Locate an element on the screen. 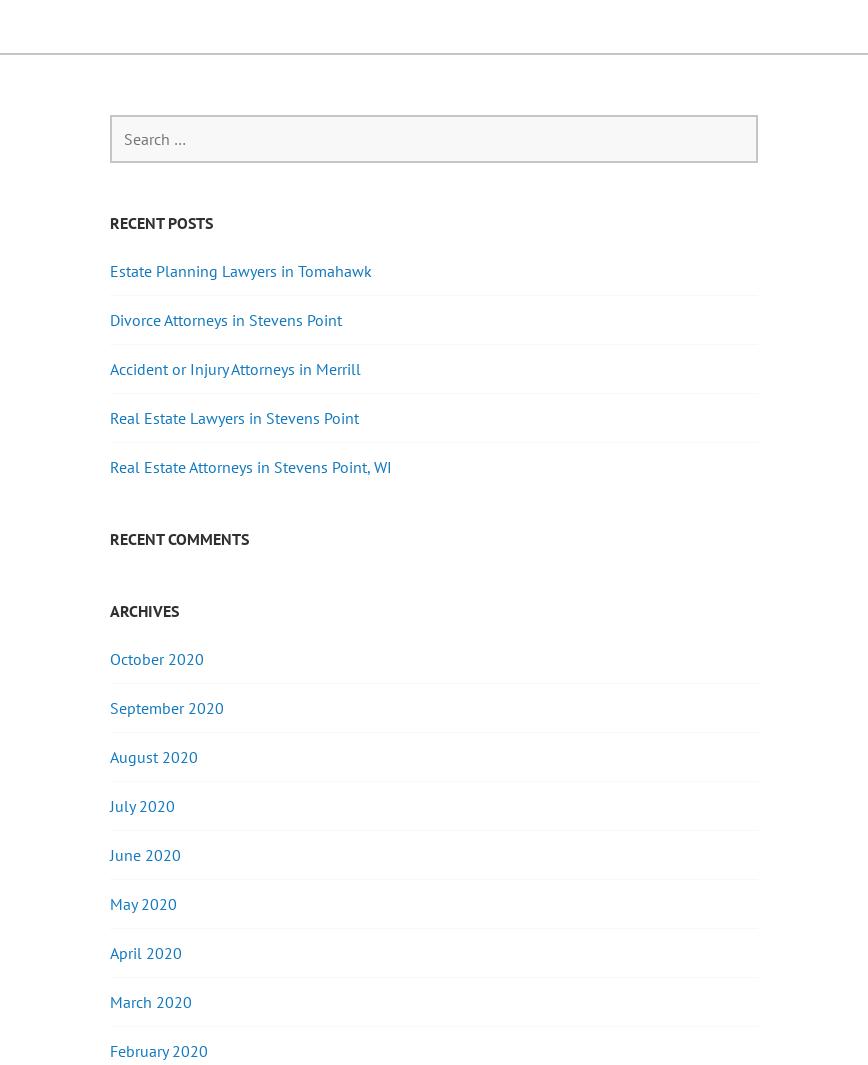 This screenshot has height=1065, width=868. 'Accident or Injury Attorneys in Merrill' is located at coordinates (235, 366).